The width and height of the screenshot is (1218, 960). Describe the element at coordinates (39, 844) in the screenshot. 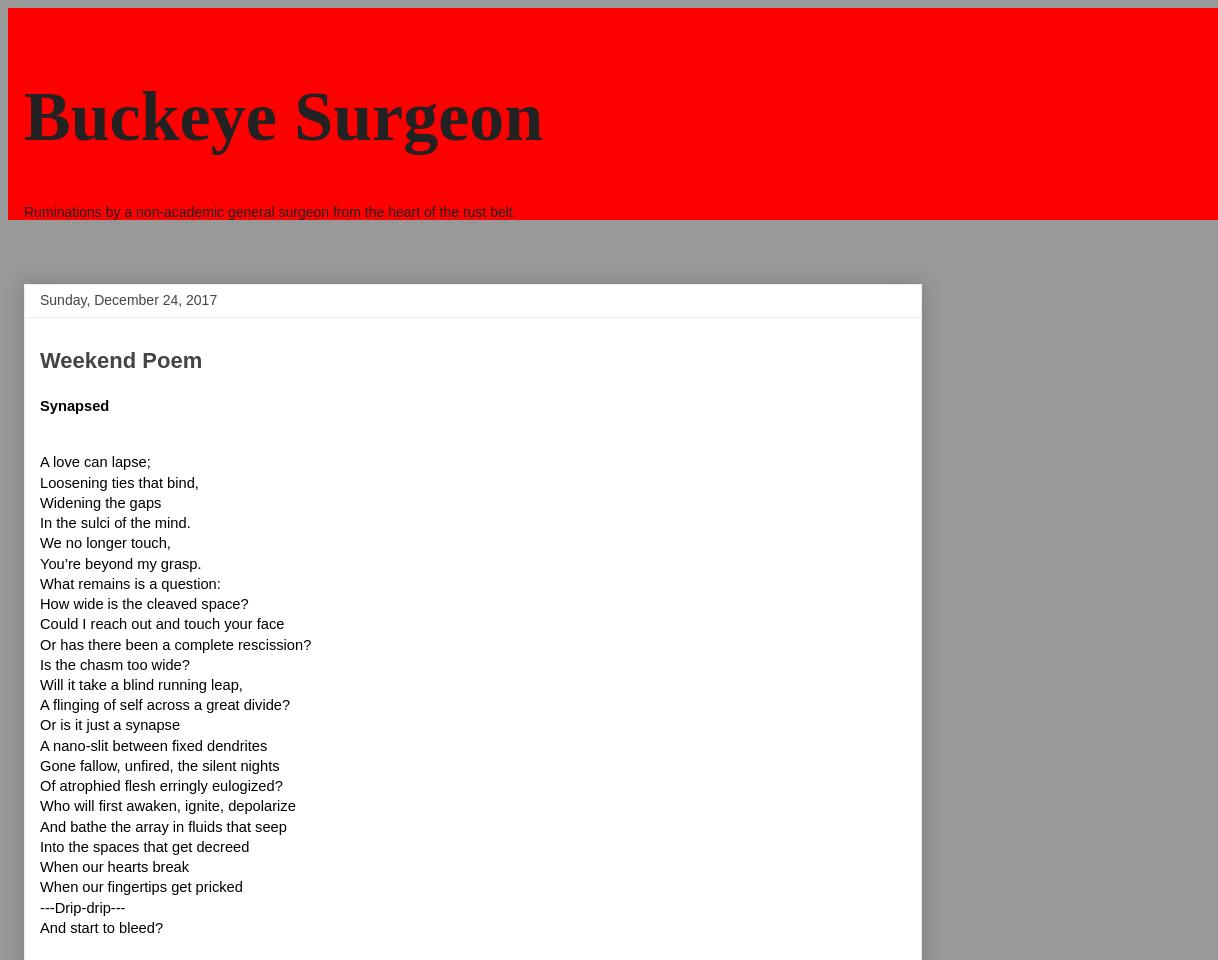

I see `'Into the spaces that get decreed'` at that location.